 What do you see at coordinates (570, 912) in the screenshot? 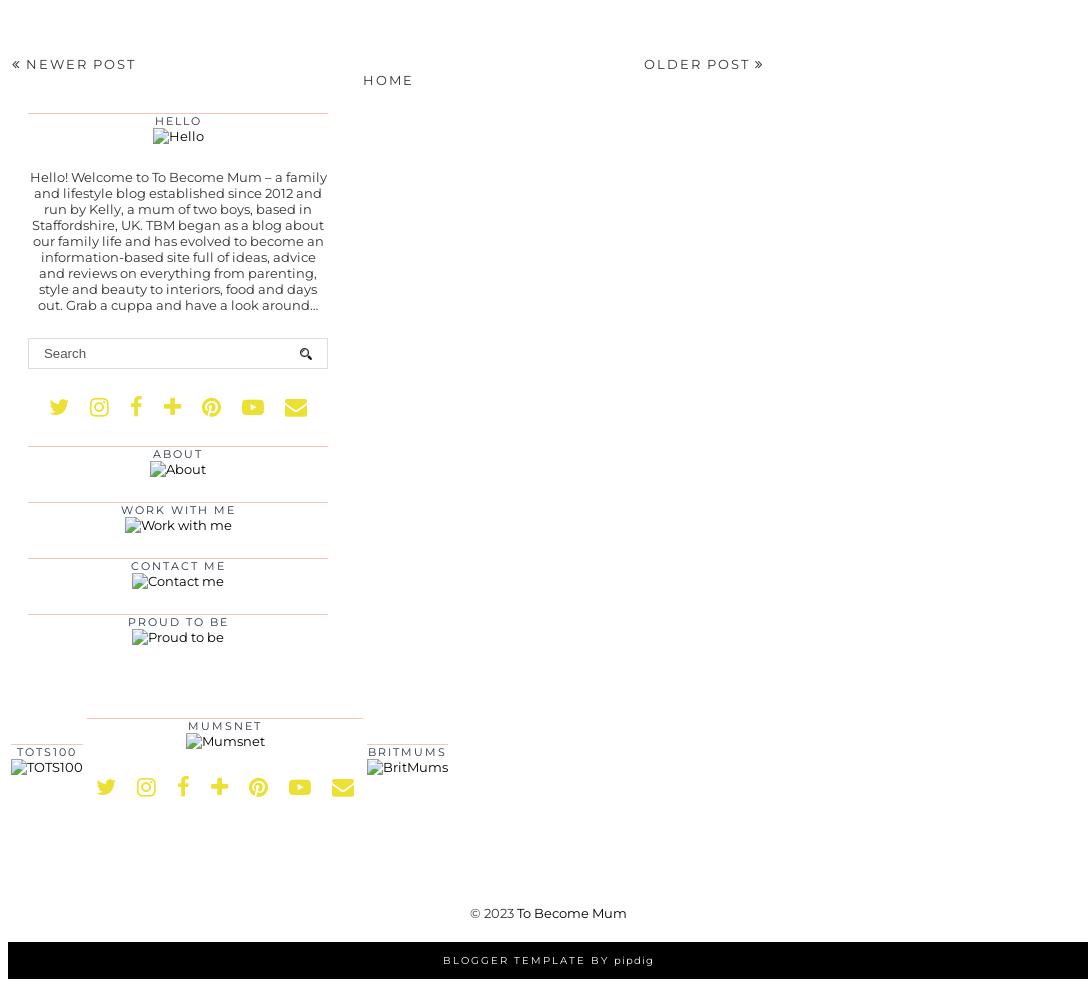
I see `'To Become Mum'` at bounding box center [570, 912].